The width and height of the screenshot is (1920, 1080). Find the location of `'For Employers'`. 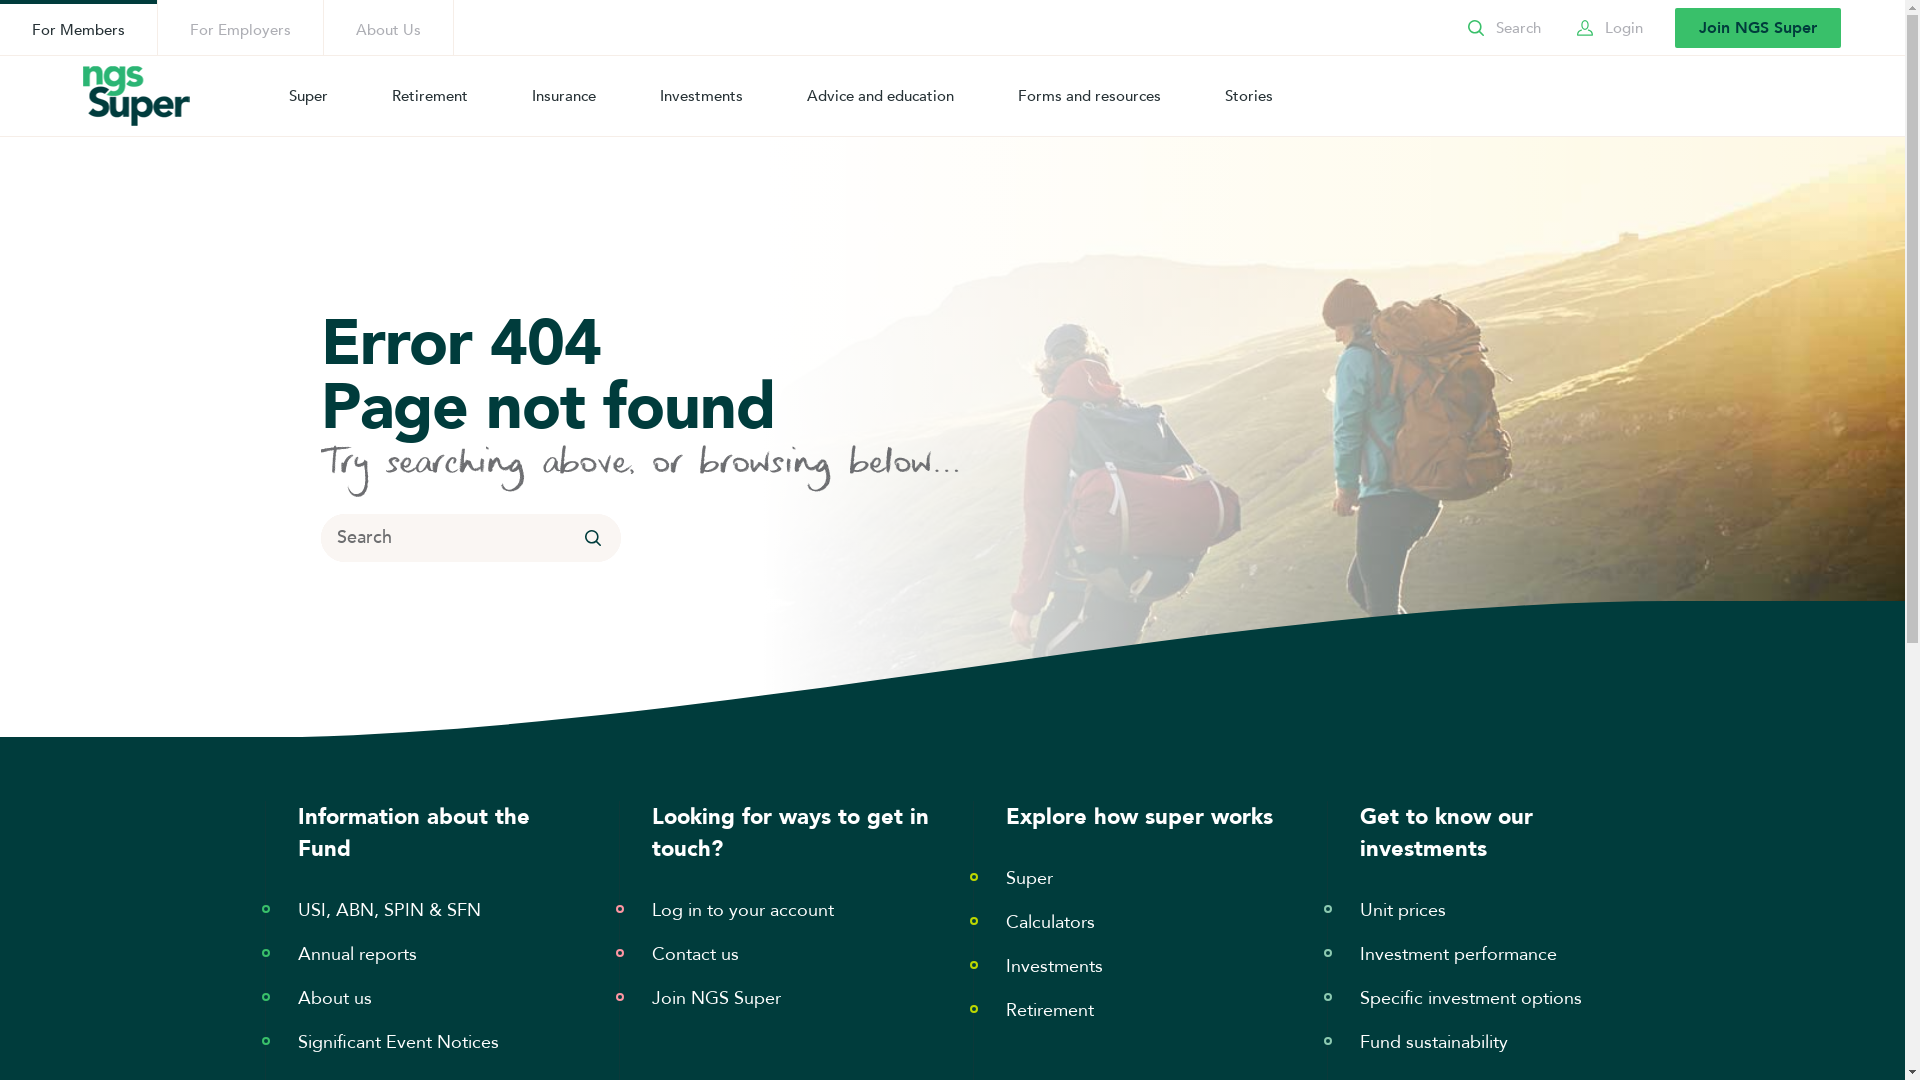

'For Employers' is located at coordinates (240, 27).